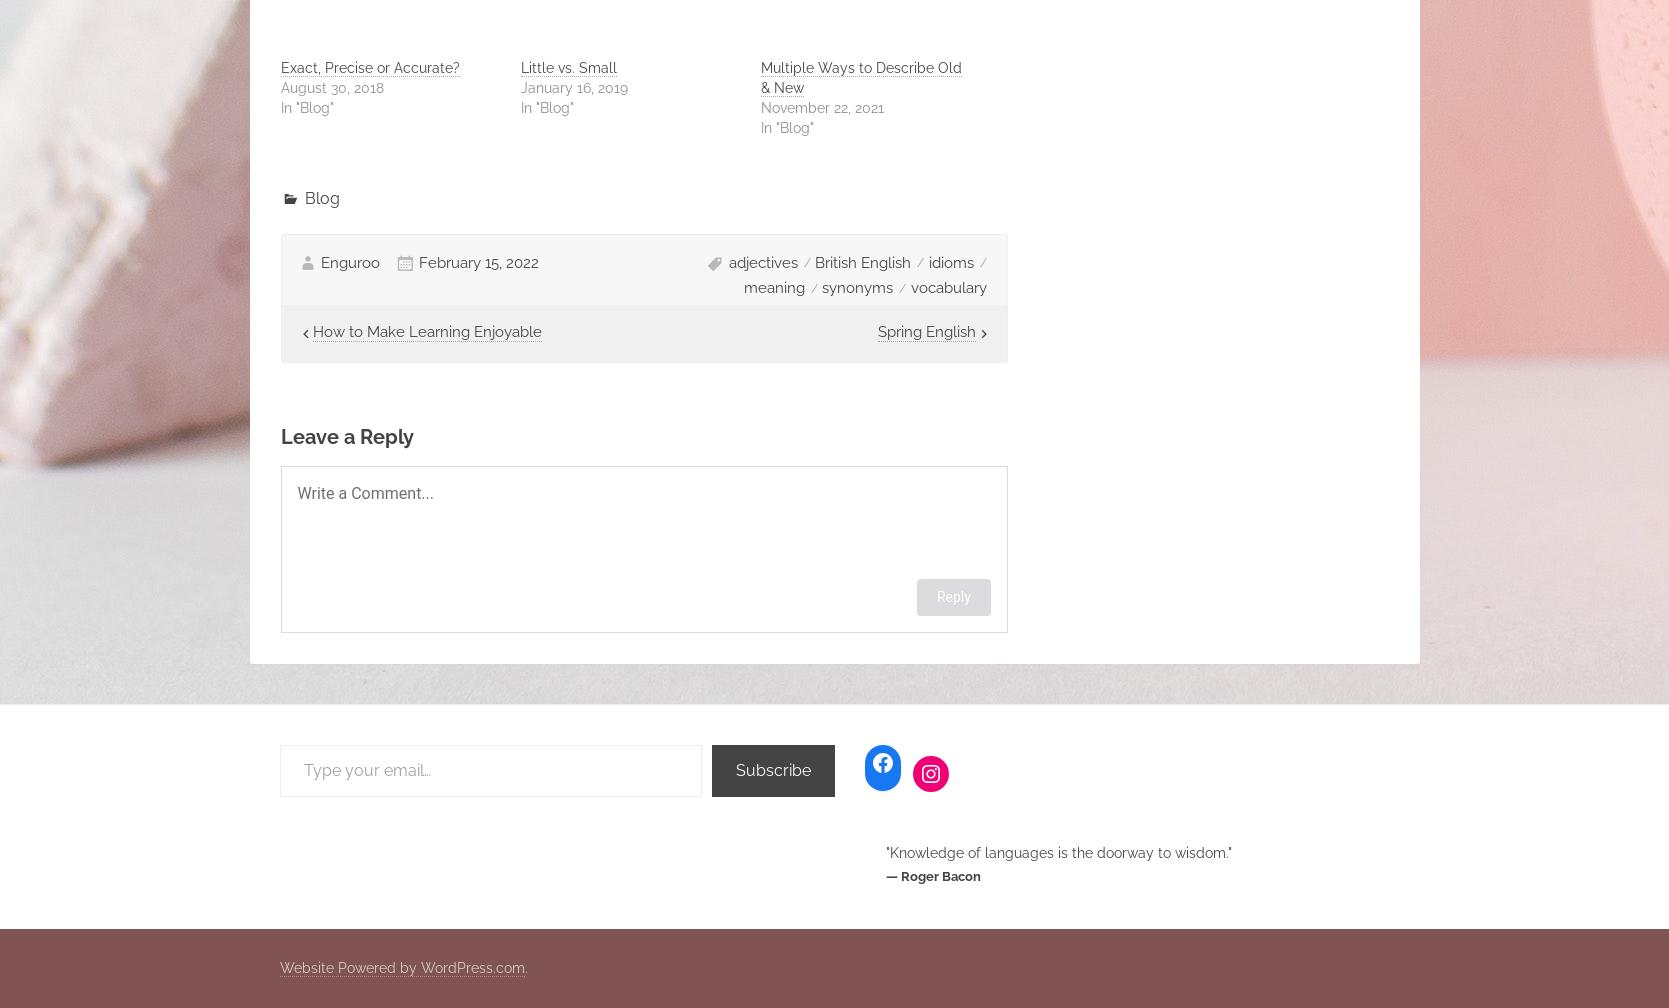 This screenshot has width=1669, height=1008. What do you see at coordinates (876, 332) in the screenshot?
I see `'Spring English'` at bounding box center [876, 332].